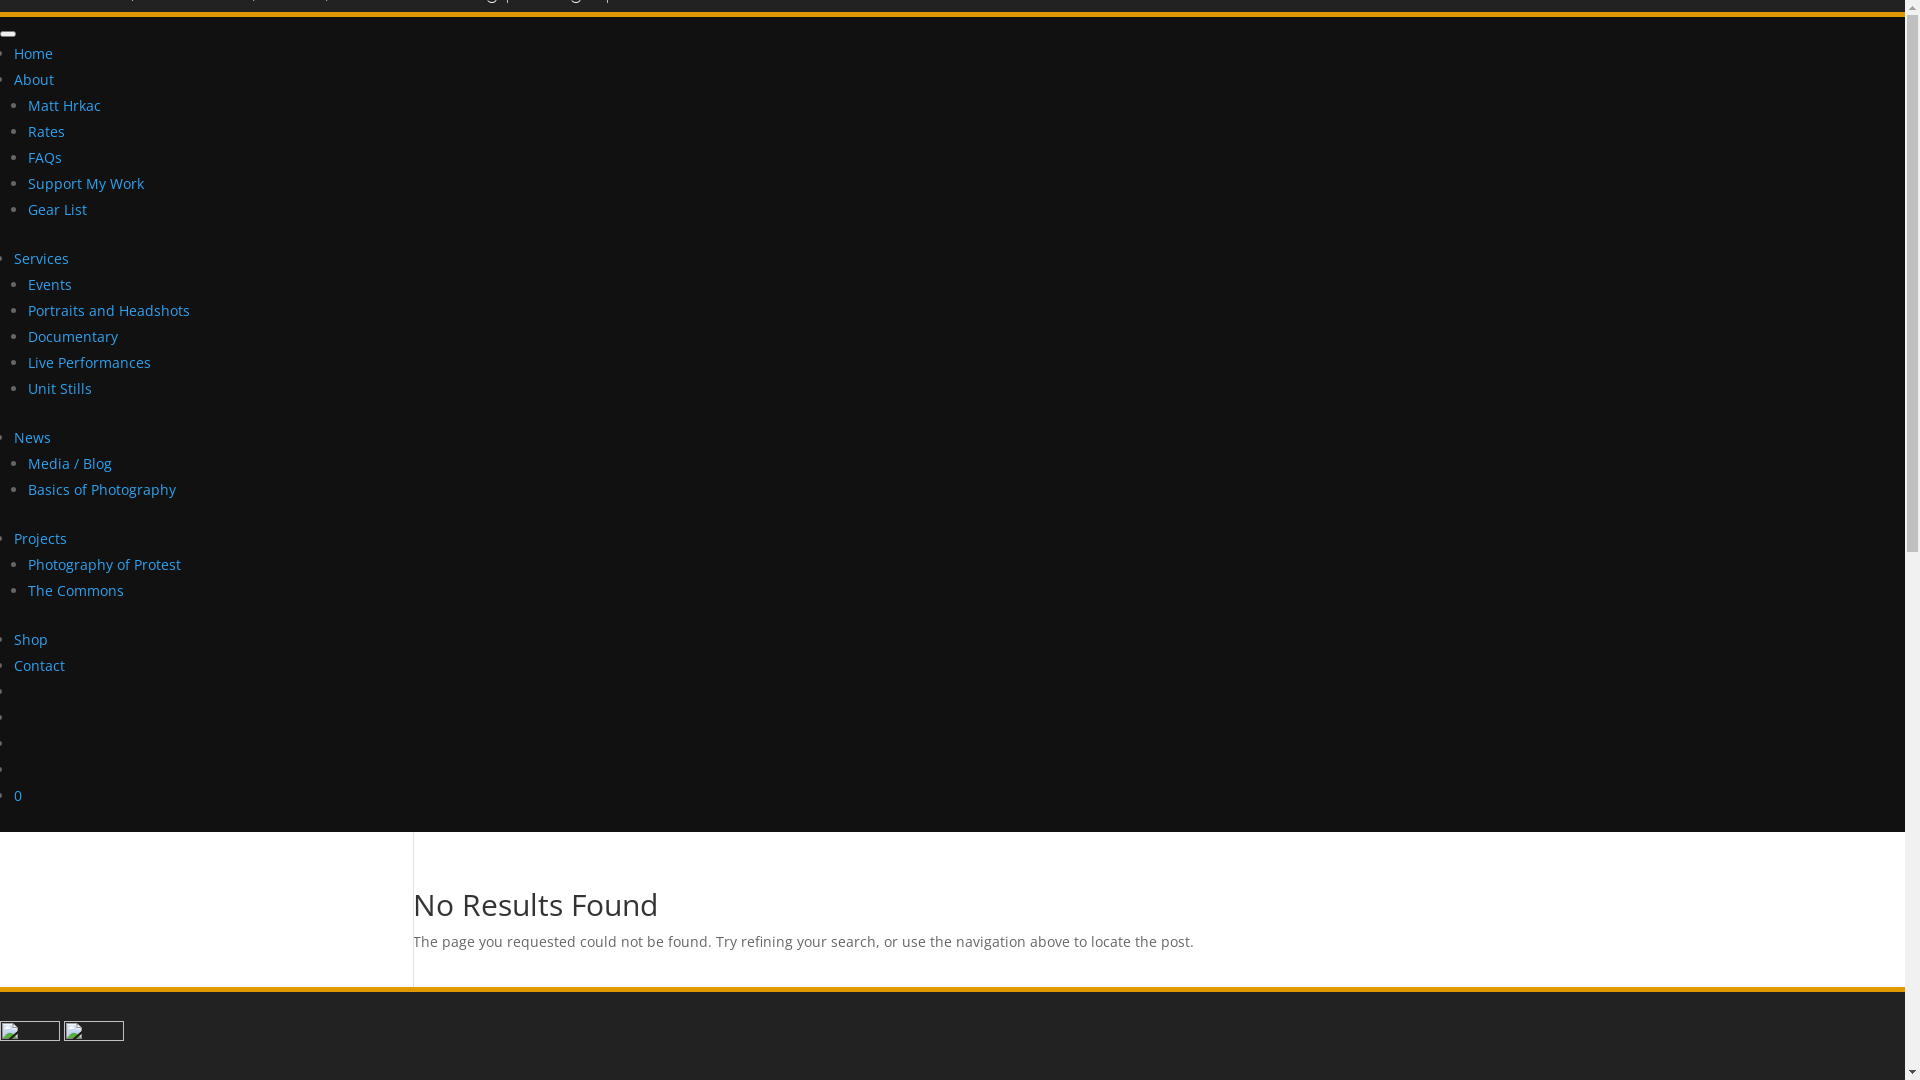 This screenshot has height=1080, width=1920. Describe the element at coordinates (57, 209) in the screenshot. I see `'Gear List'` at that location.